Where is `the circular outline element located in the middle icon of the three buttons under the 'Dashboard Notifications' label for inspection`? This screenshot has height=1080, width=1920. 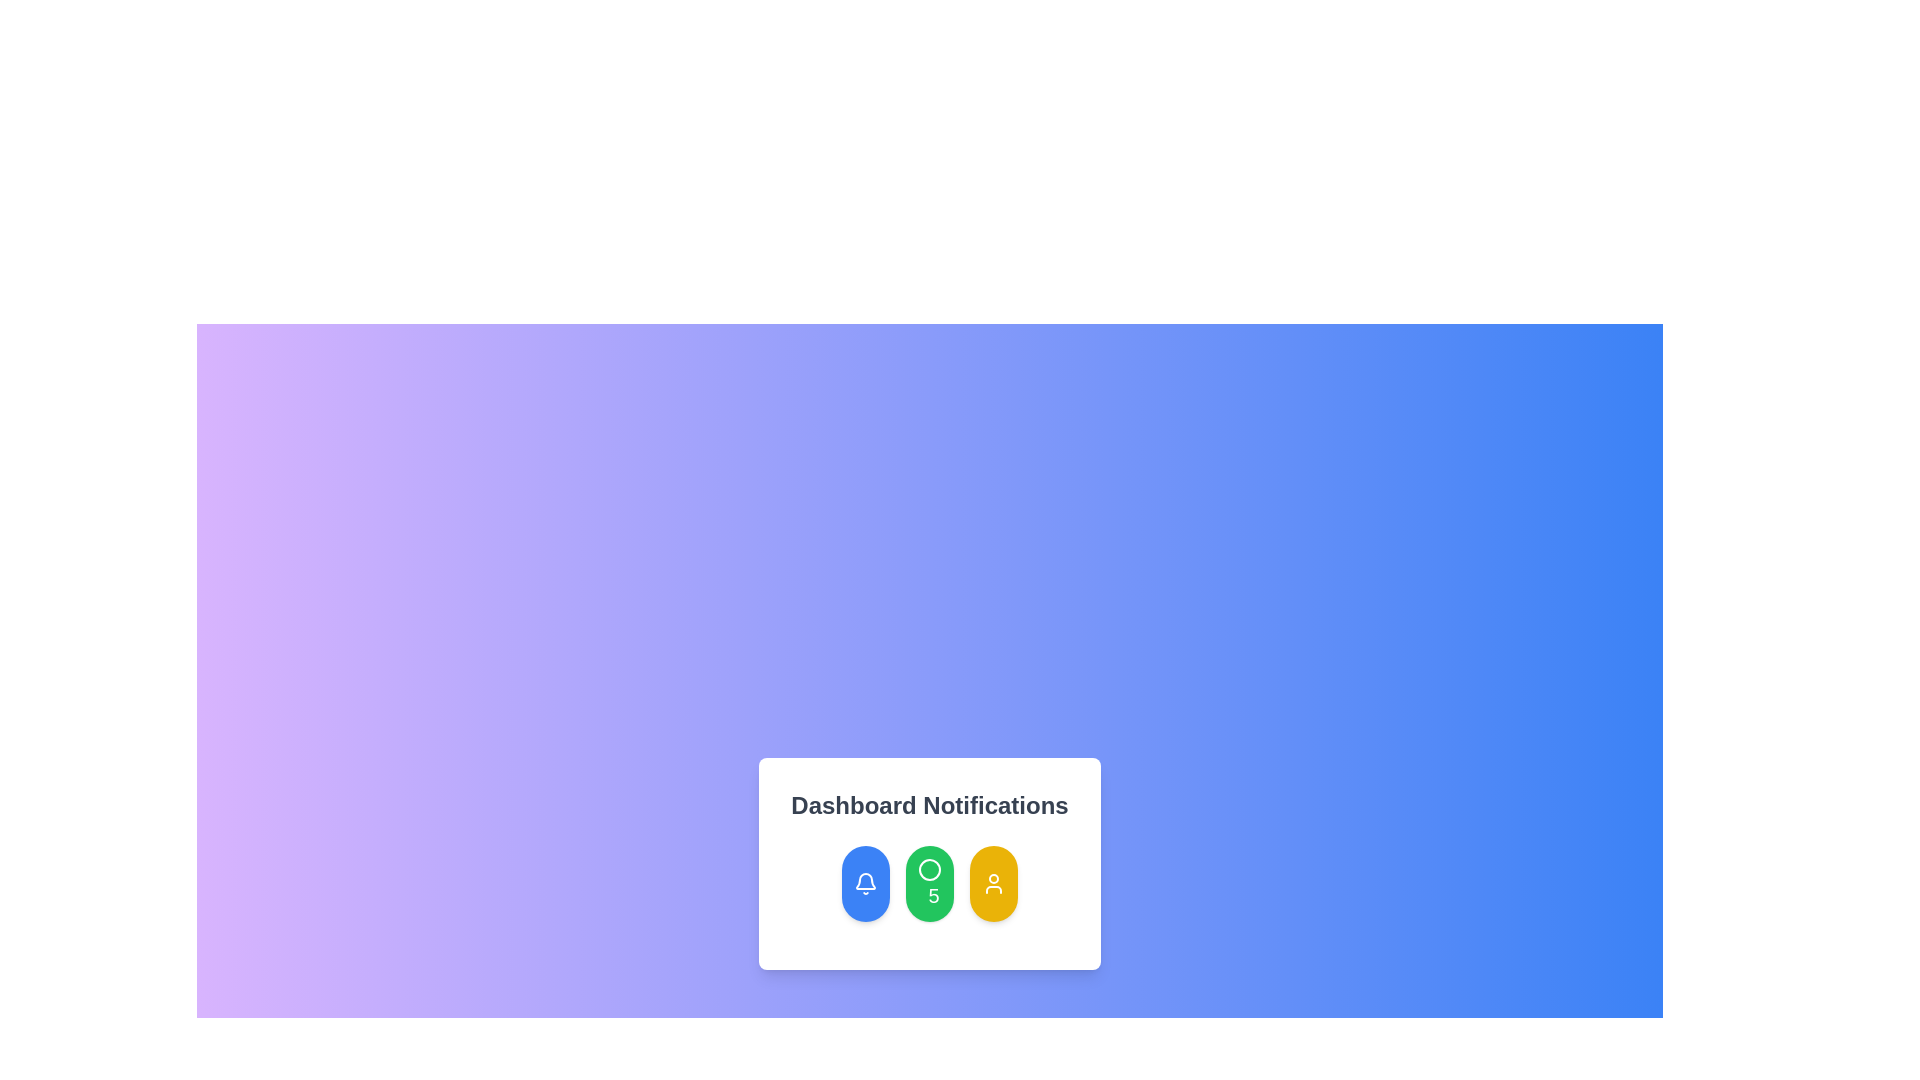
the circular outline element located in the middle icon of the three buttons under the 'Dashboard Notifications' label for inspection is located at coordinates (929, 869).